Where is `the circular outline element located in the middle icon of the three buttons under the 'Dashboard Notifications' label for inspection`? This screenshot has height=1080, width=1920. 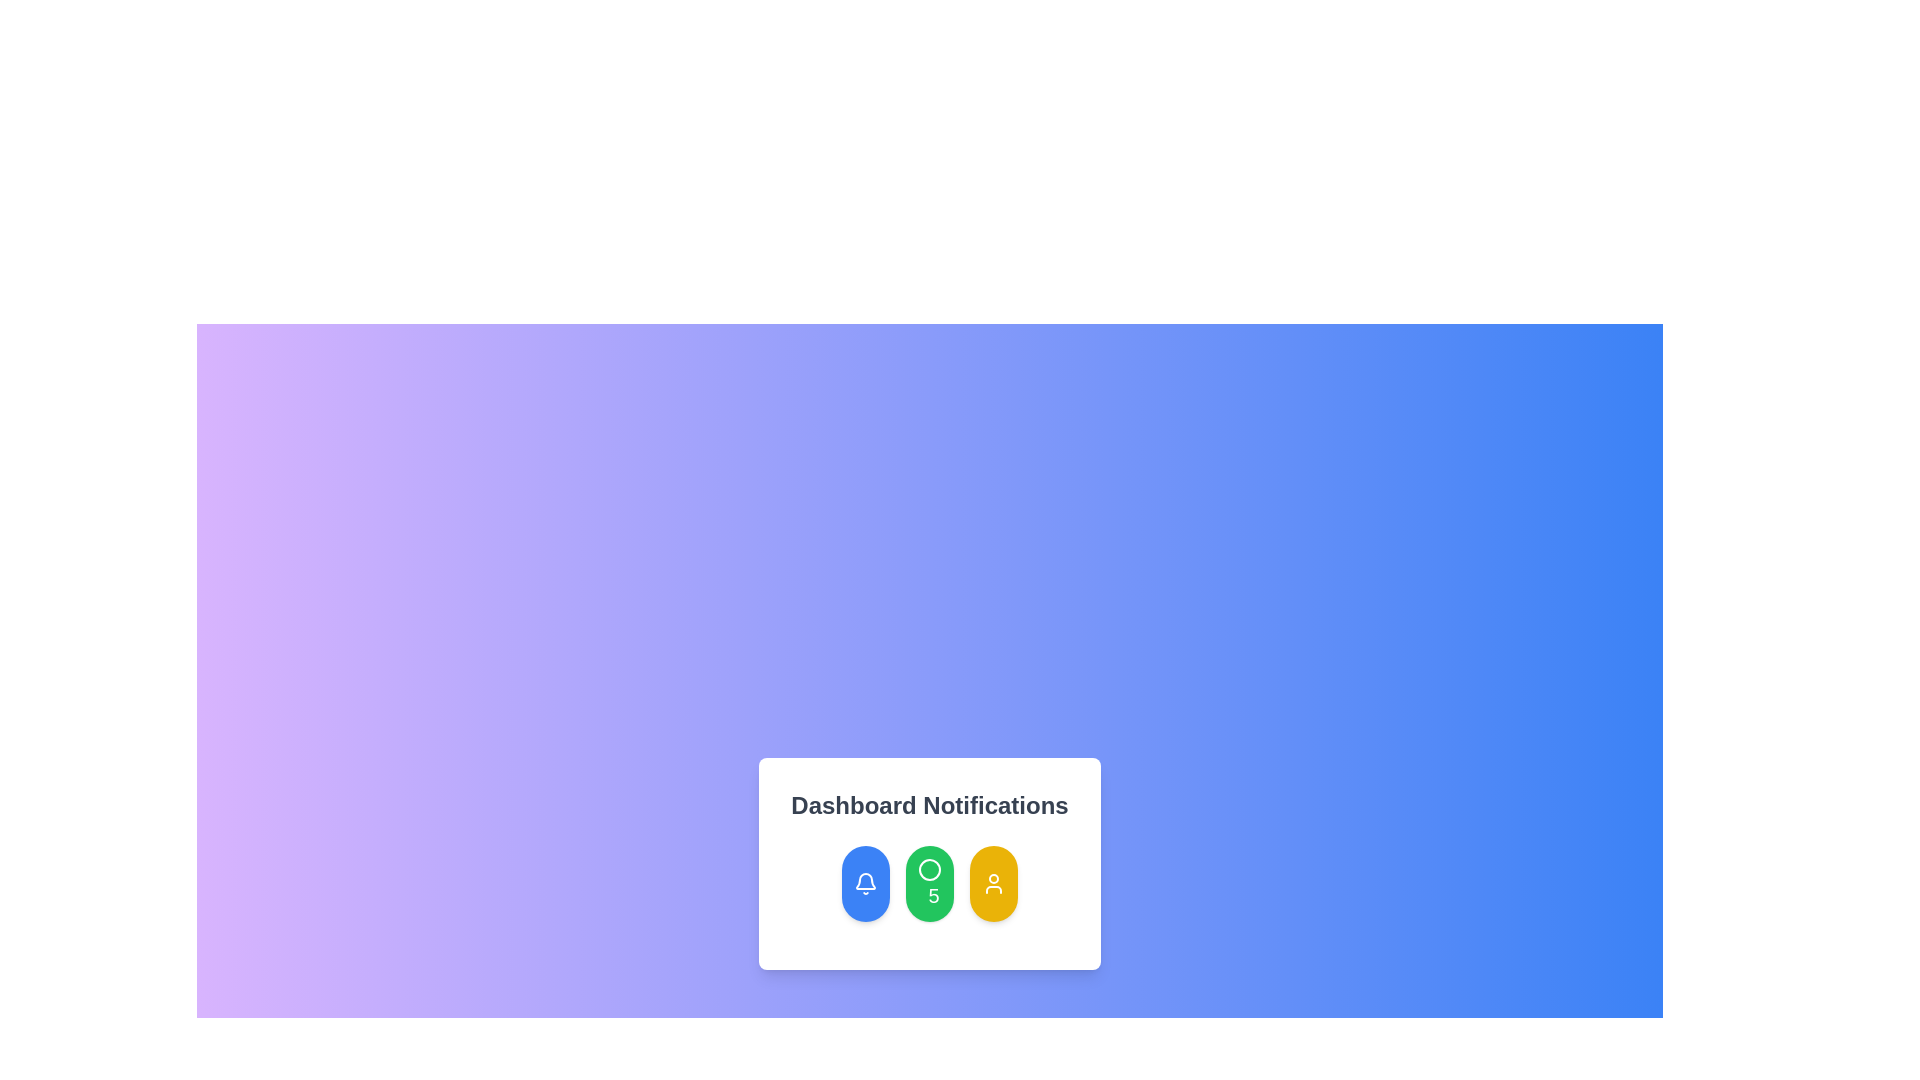
the circular outline element located in the middle icon of the three buttons under the 'Dashboard Notifications' label for inspection is located at coordinates (929, 869).